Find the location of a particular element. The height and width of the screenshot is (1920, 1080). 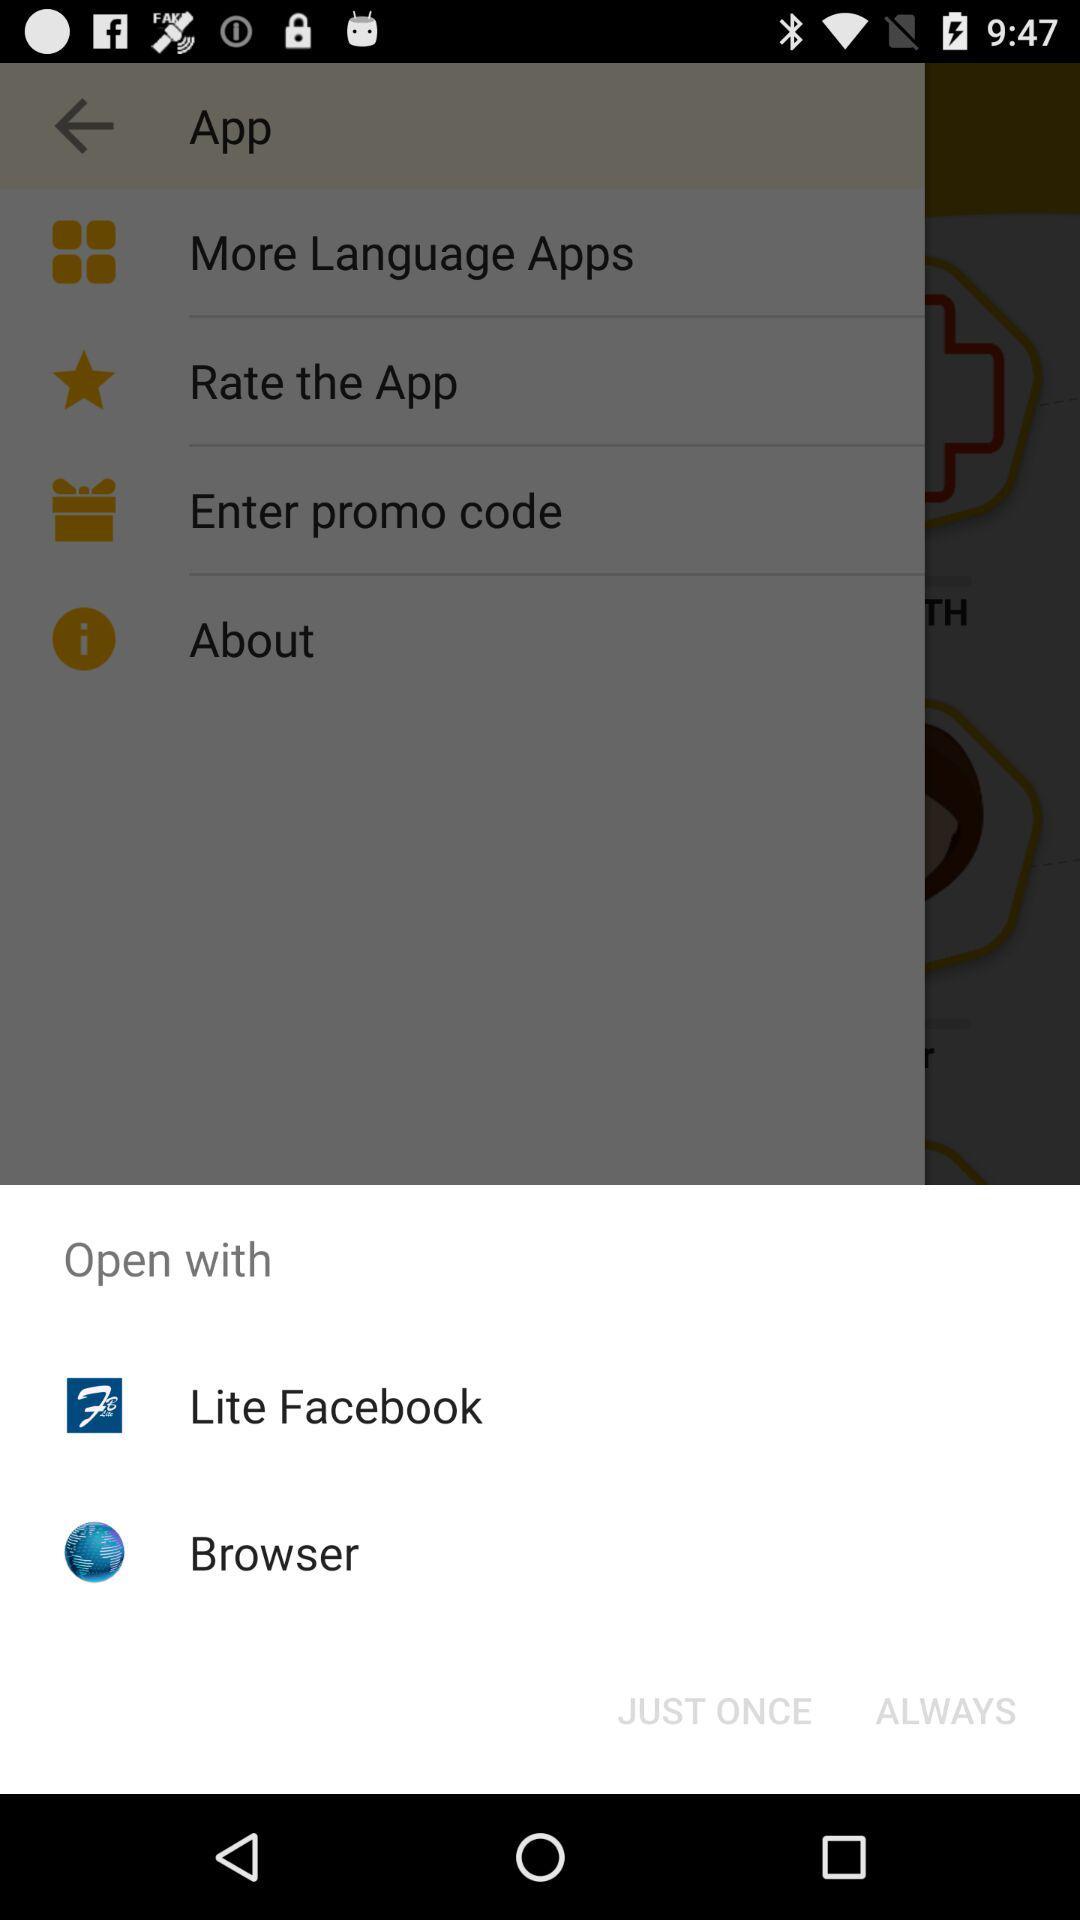

the always icon is located at coordinates (945, 1708).